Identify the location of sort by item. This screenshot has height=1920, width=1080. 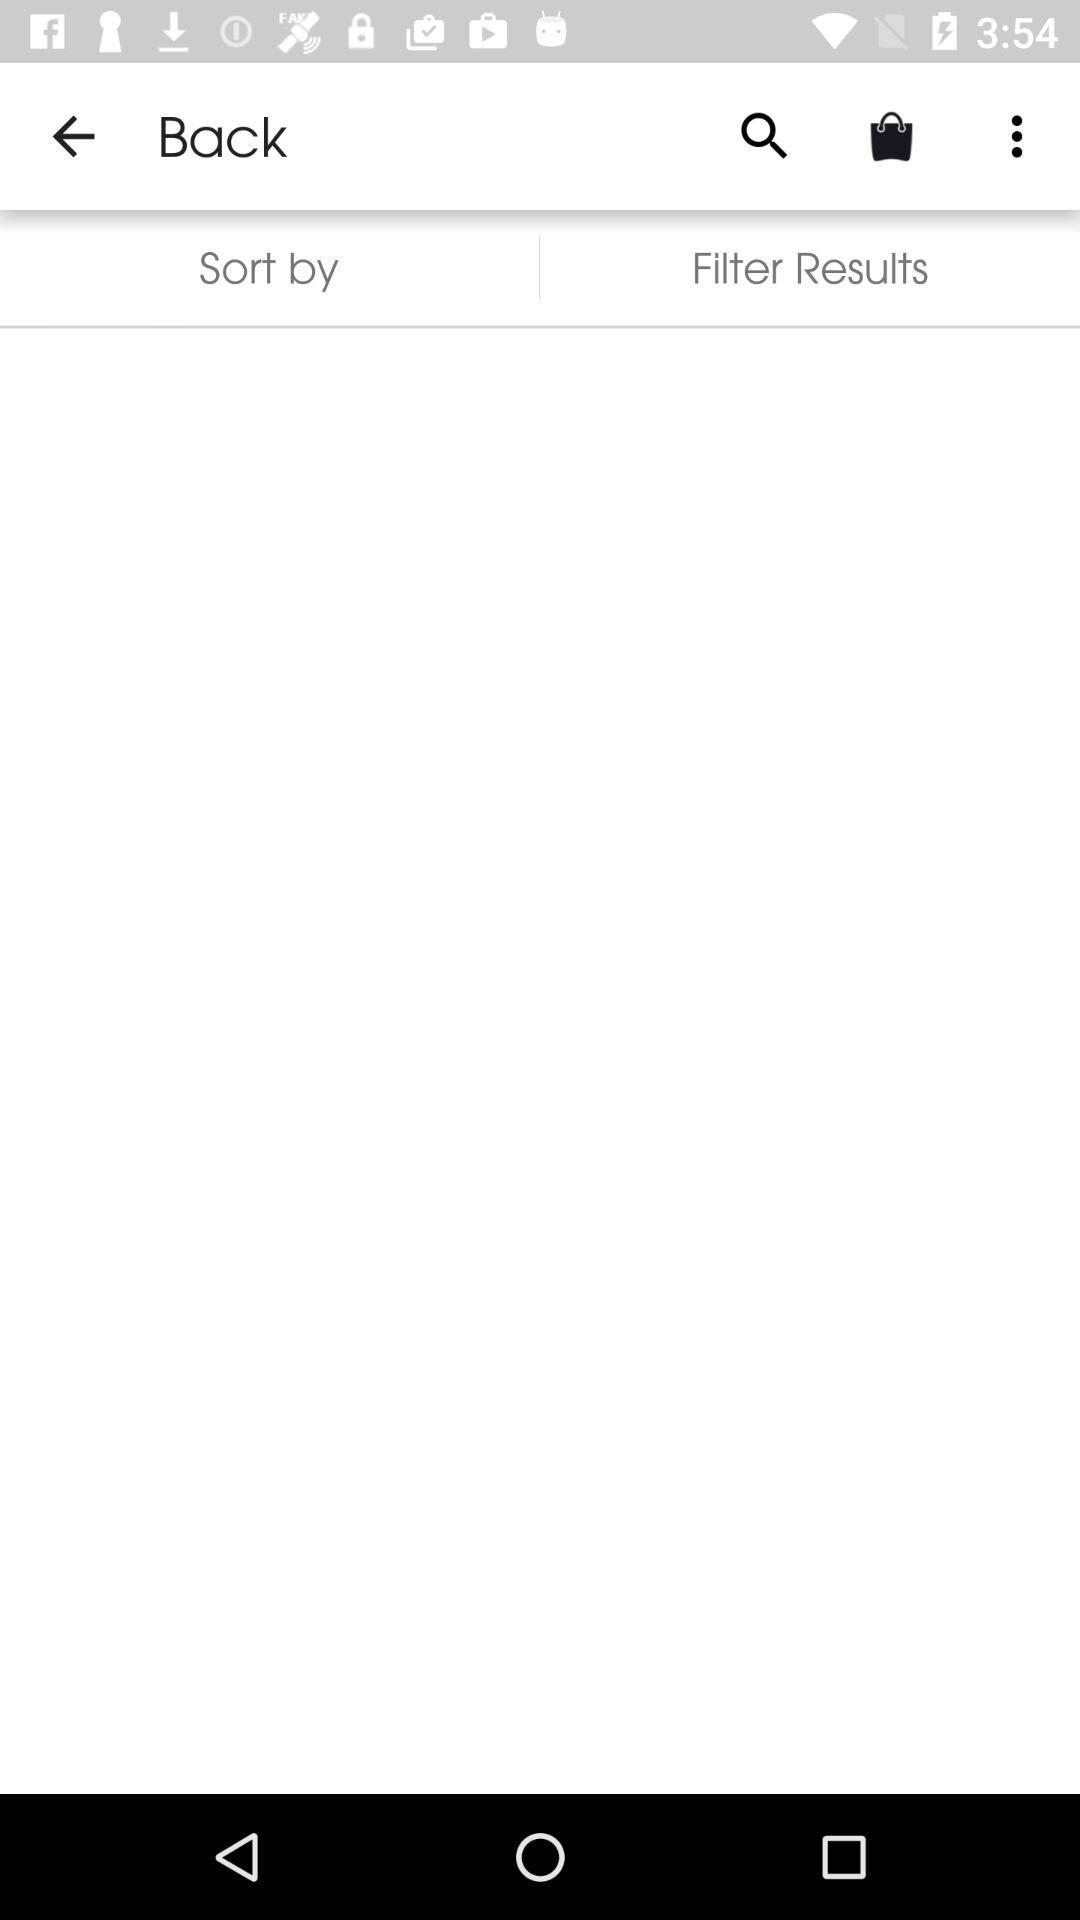
(268, 266).